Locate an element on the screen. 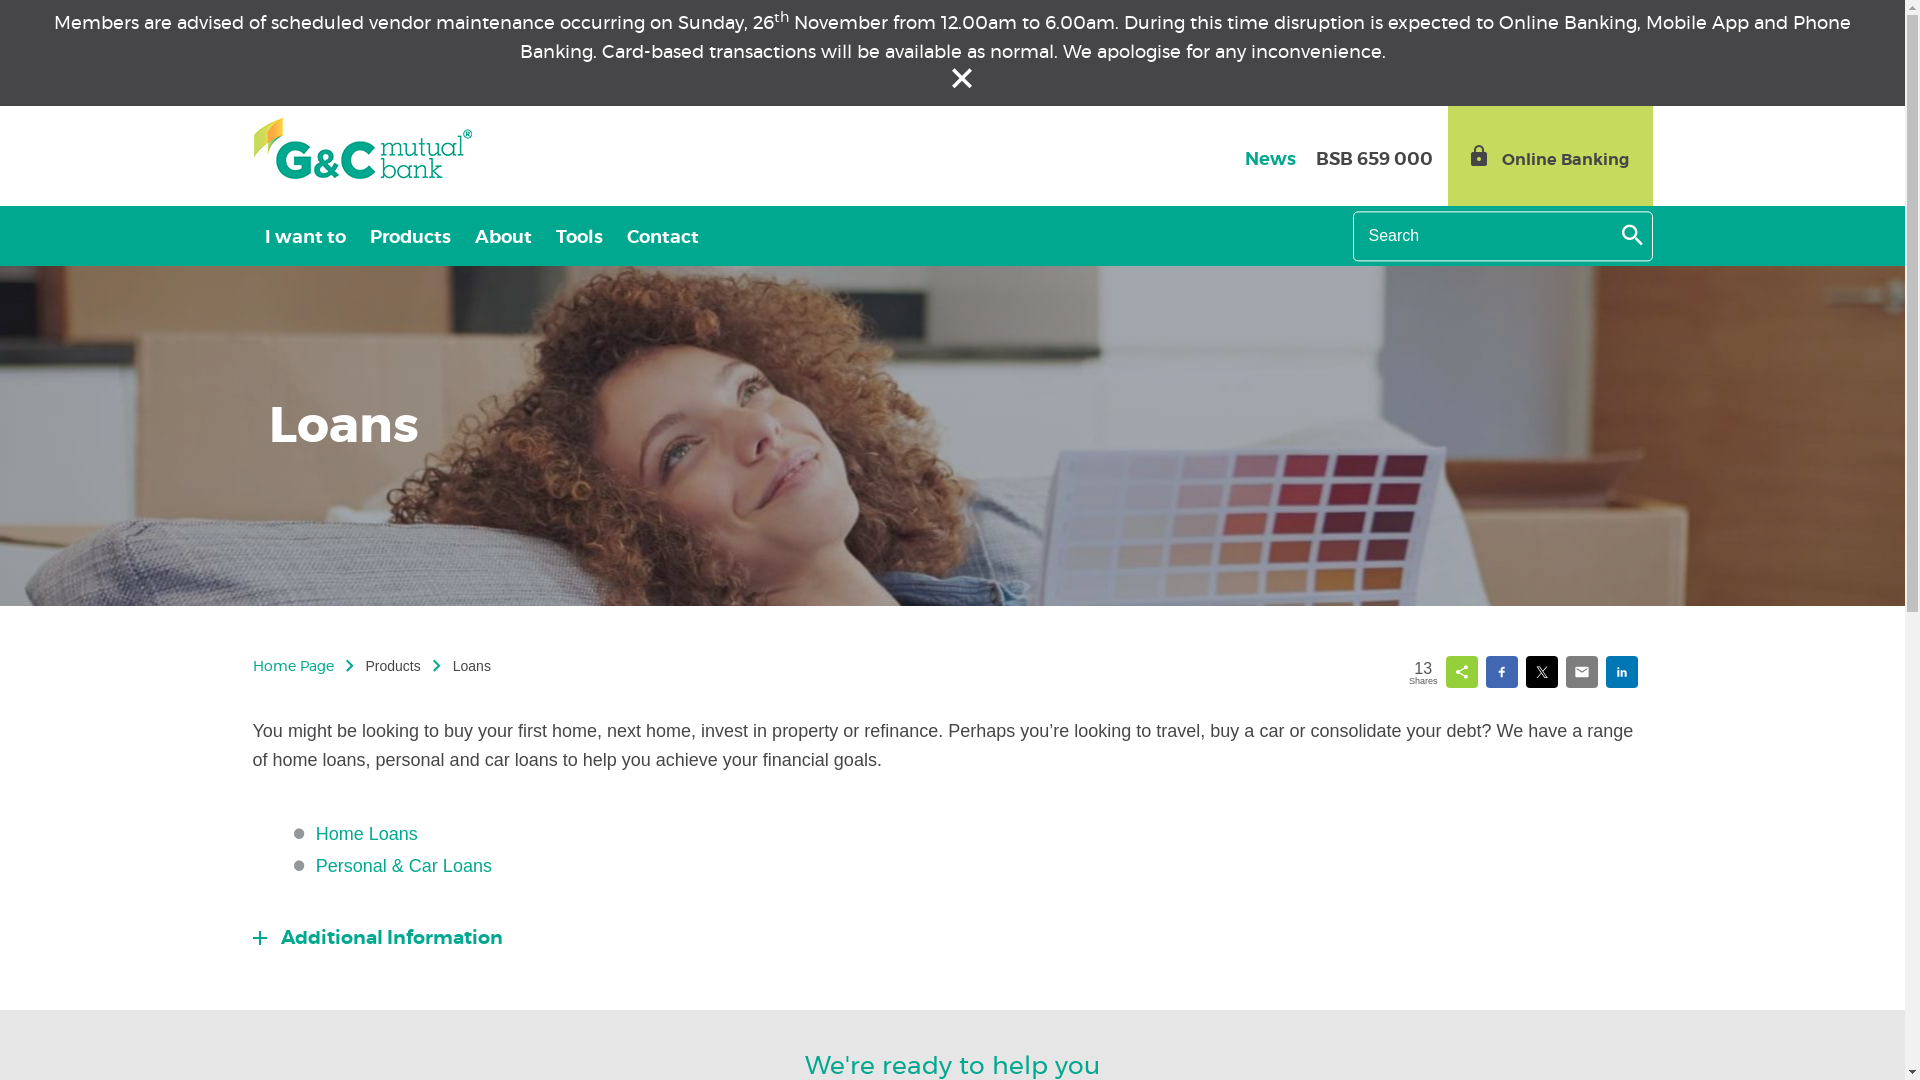 Image resolution: width=1920 pixels, height=1080 pixels. 'News' is located at coordinates (1268, 158).